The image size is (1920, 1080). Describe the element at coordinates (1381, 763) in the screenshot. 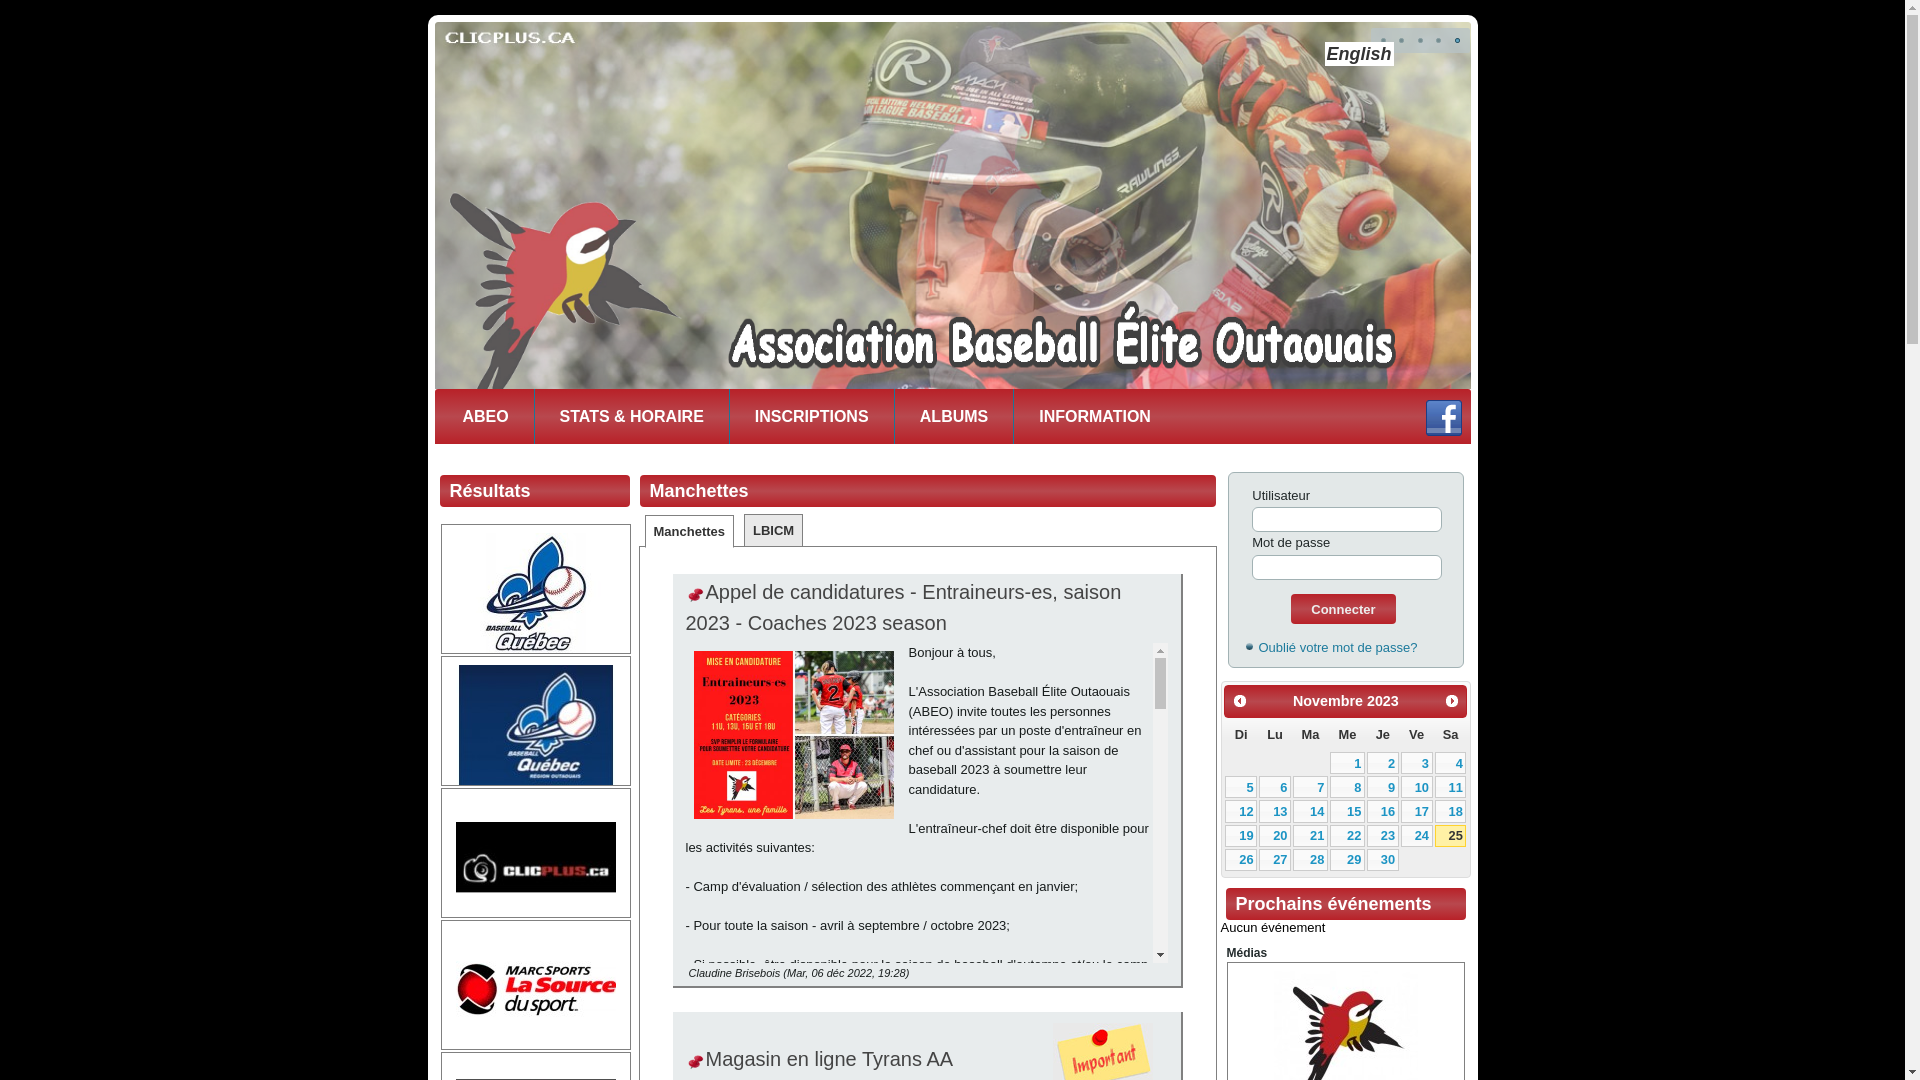

I see `'2'` at that location.